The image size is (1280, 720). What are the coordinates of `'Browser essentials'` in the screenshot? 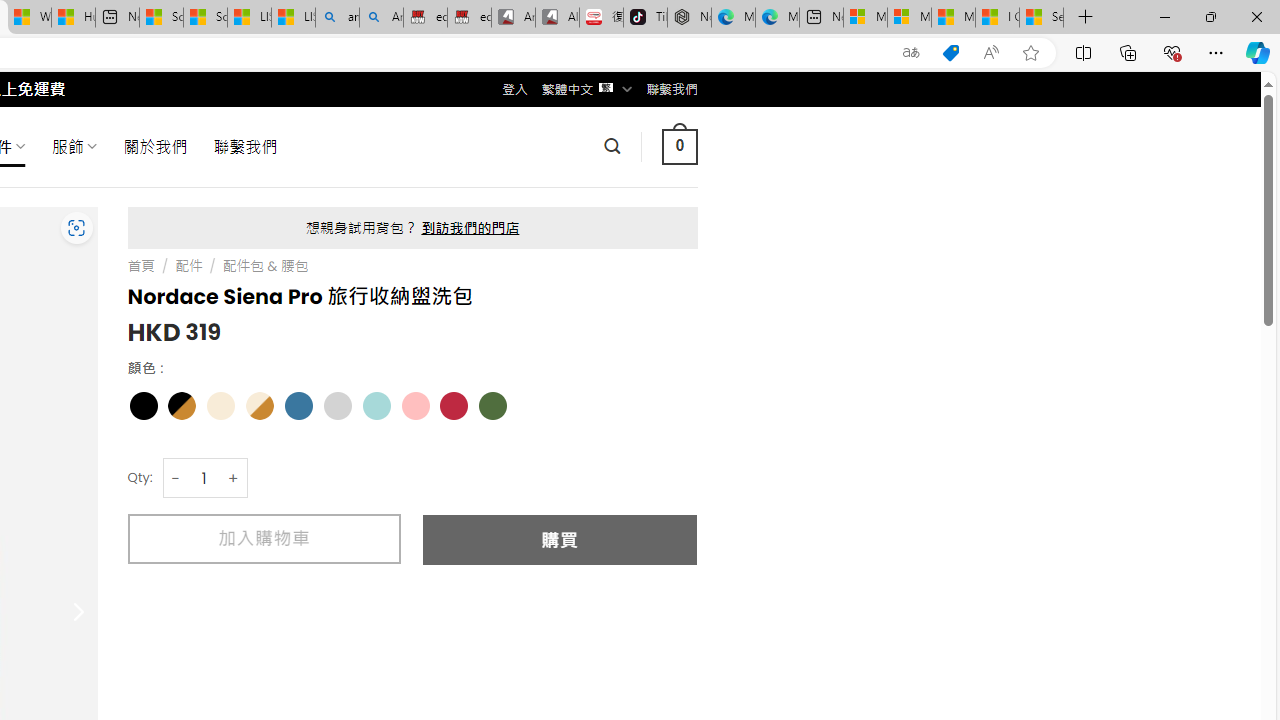 It's located at (1171, 51).